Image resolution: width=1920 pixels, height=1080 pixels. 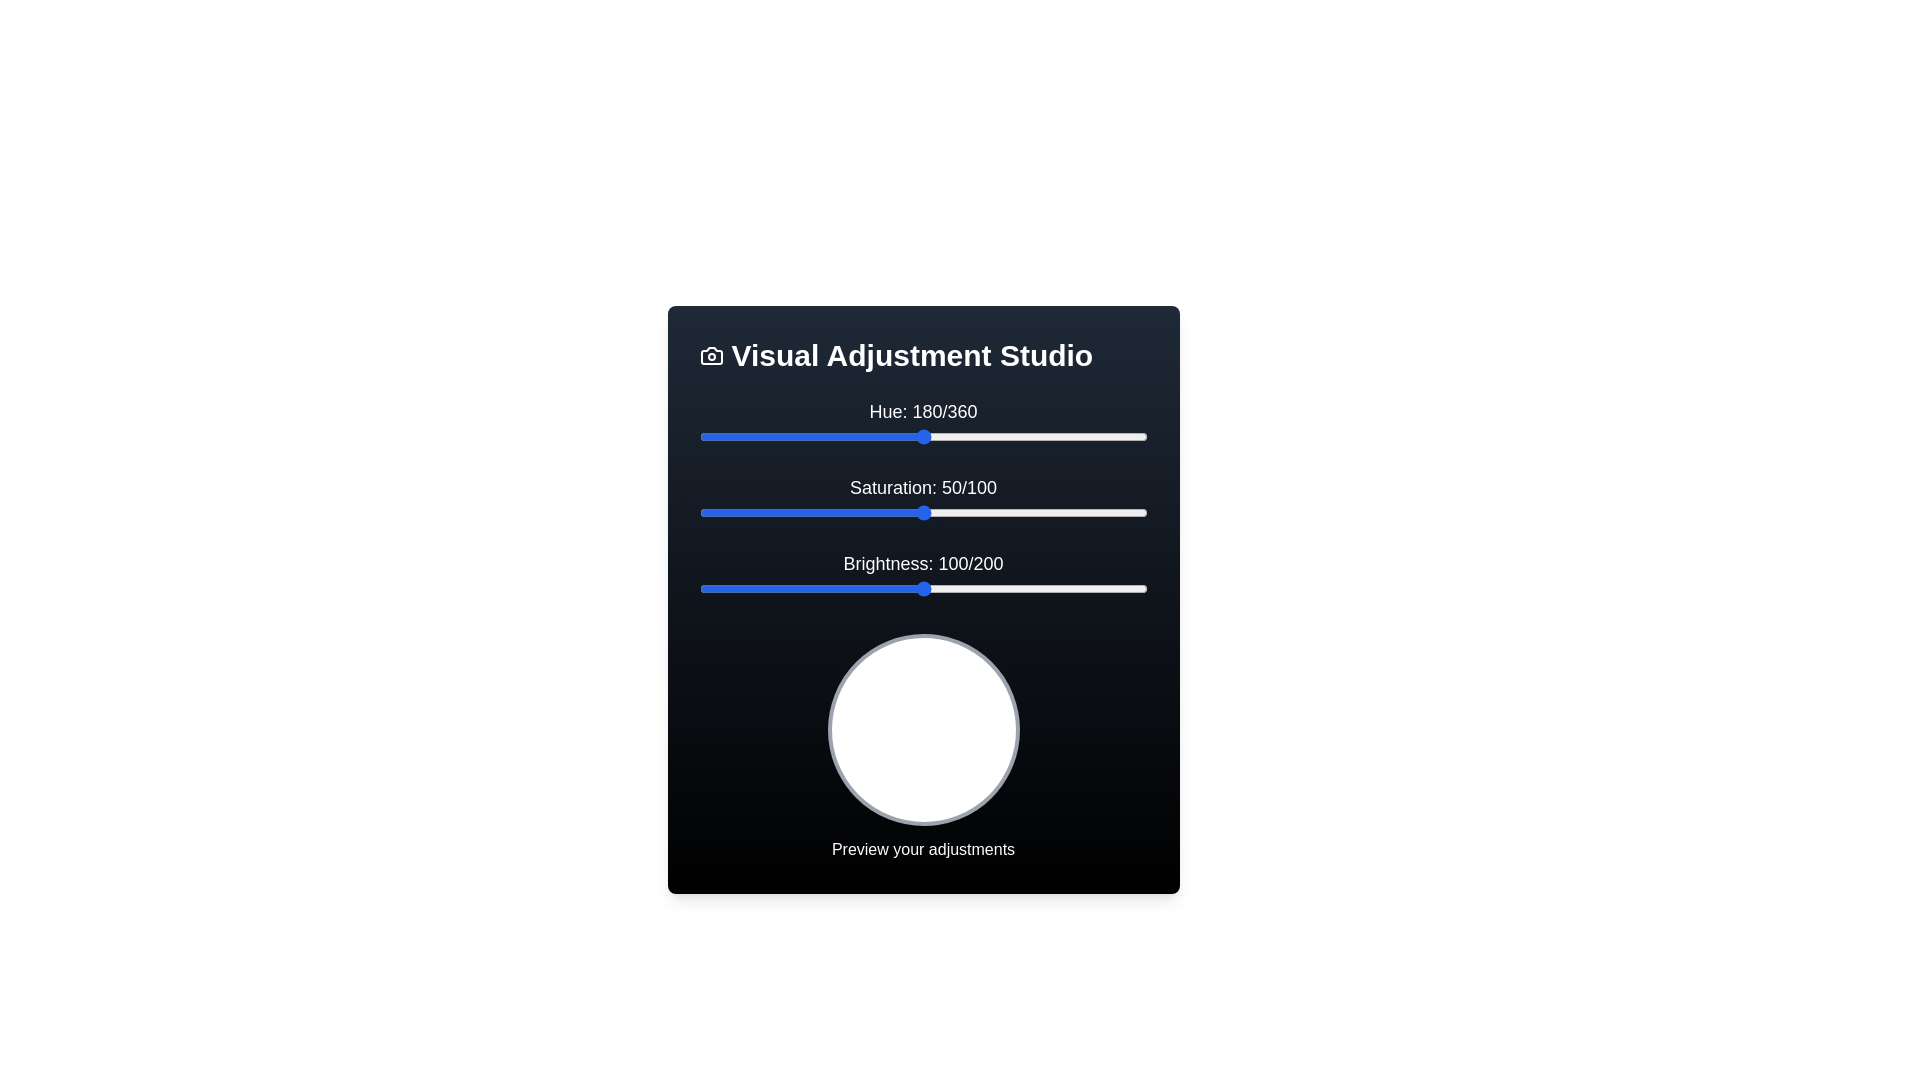 I want to click on the 'Hue' slider to 251 by dragging the slider, so click(x=1011, y=435).